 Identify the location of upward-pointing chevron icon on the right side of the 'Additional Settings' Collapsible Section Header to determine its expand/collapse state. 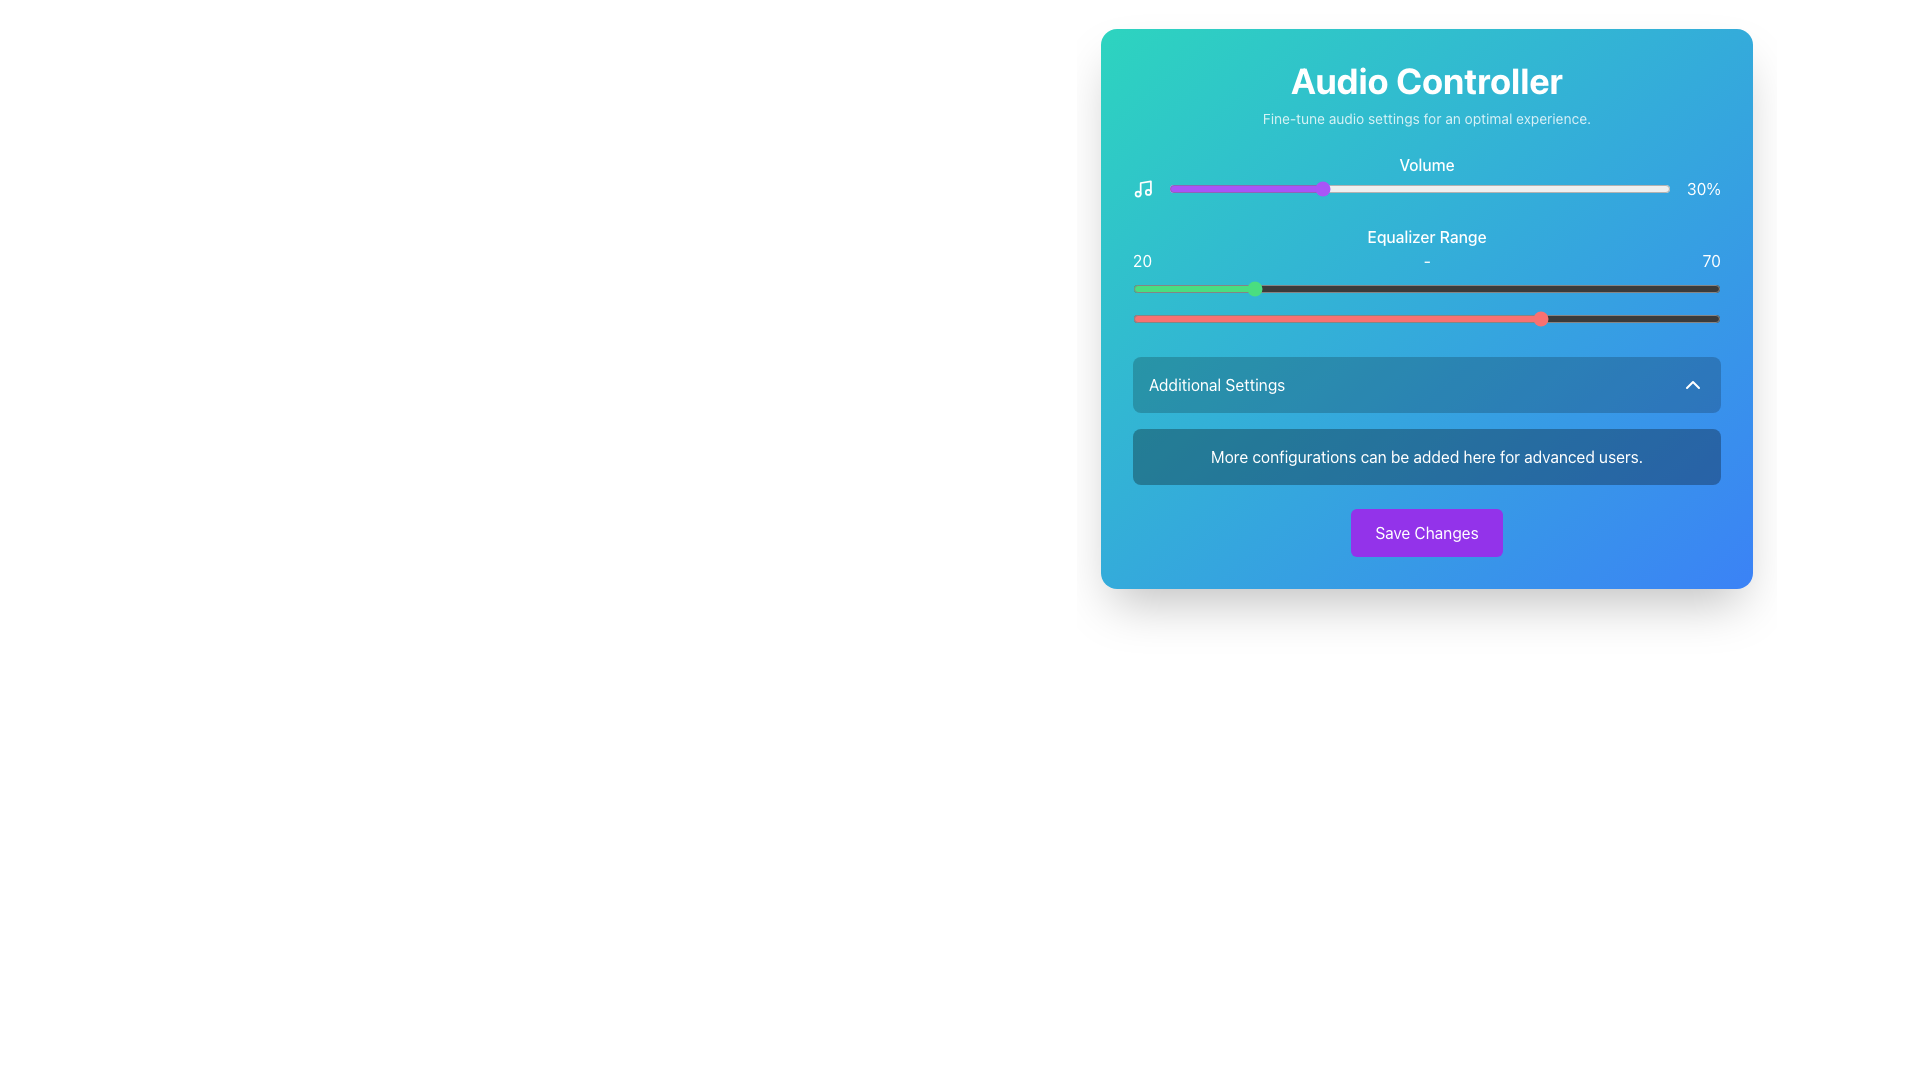
(1425, 419).